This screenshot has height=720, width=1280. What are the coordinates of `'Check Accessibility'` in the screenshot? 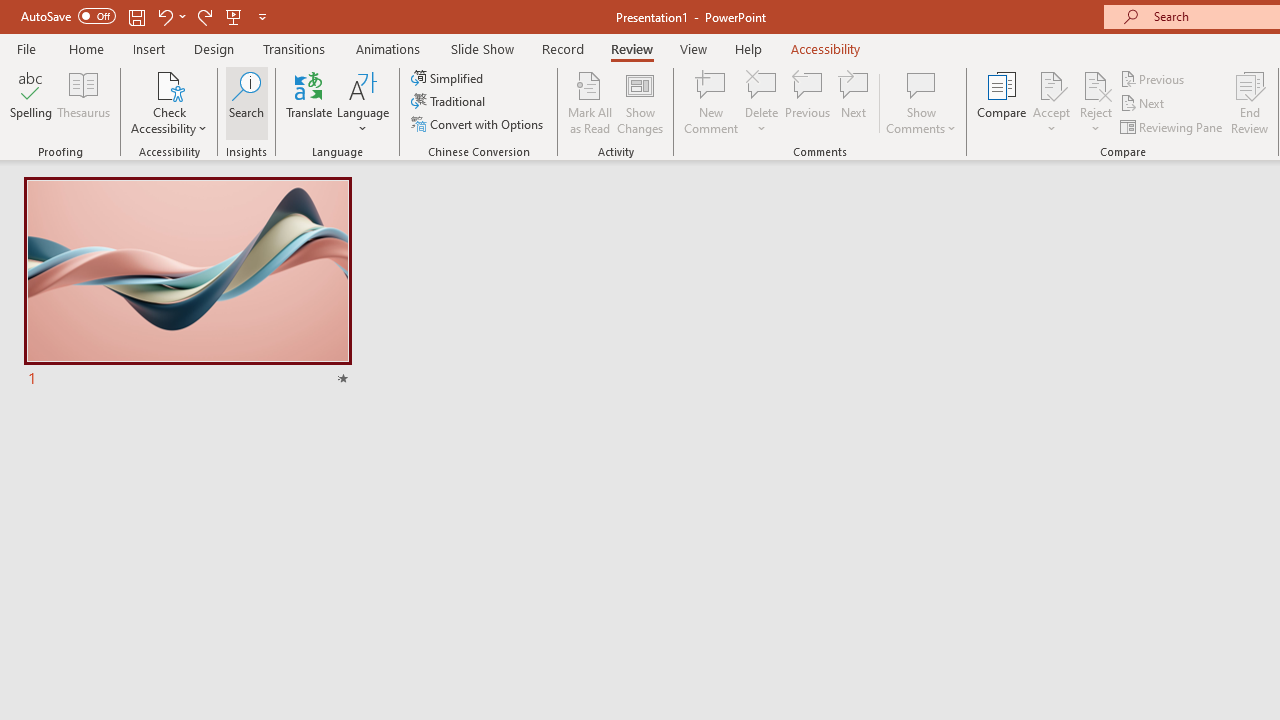 It's located at (169, 103).